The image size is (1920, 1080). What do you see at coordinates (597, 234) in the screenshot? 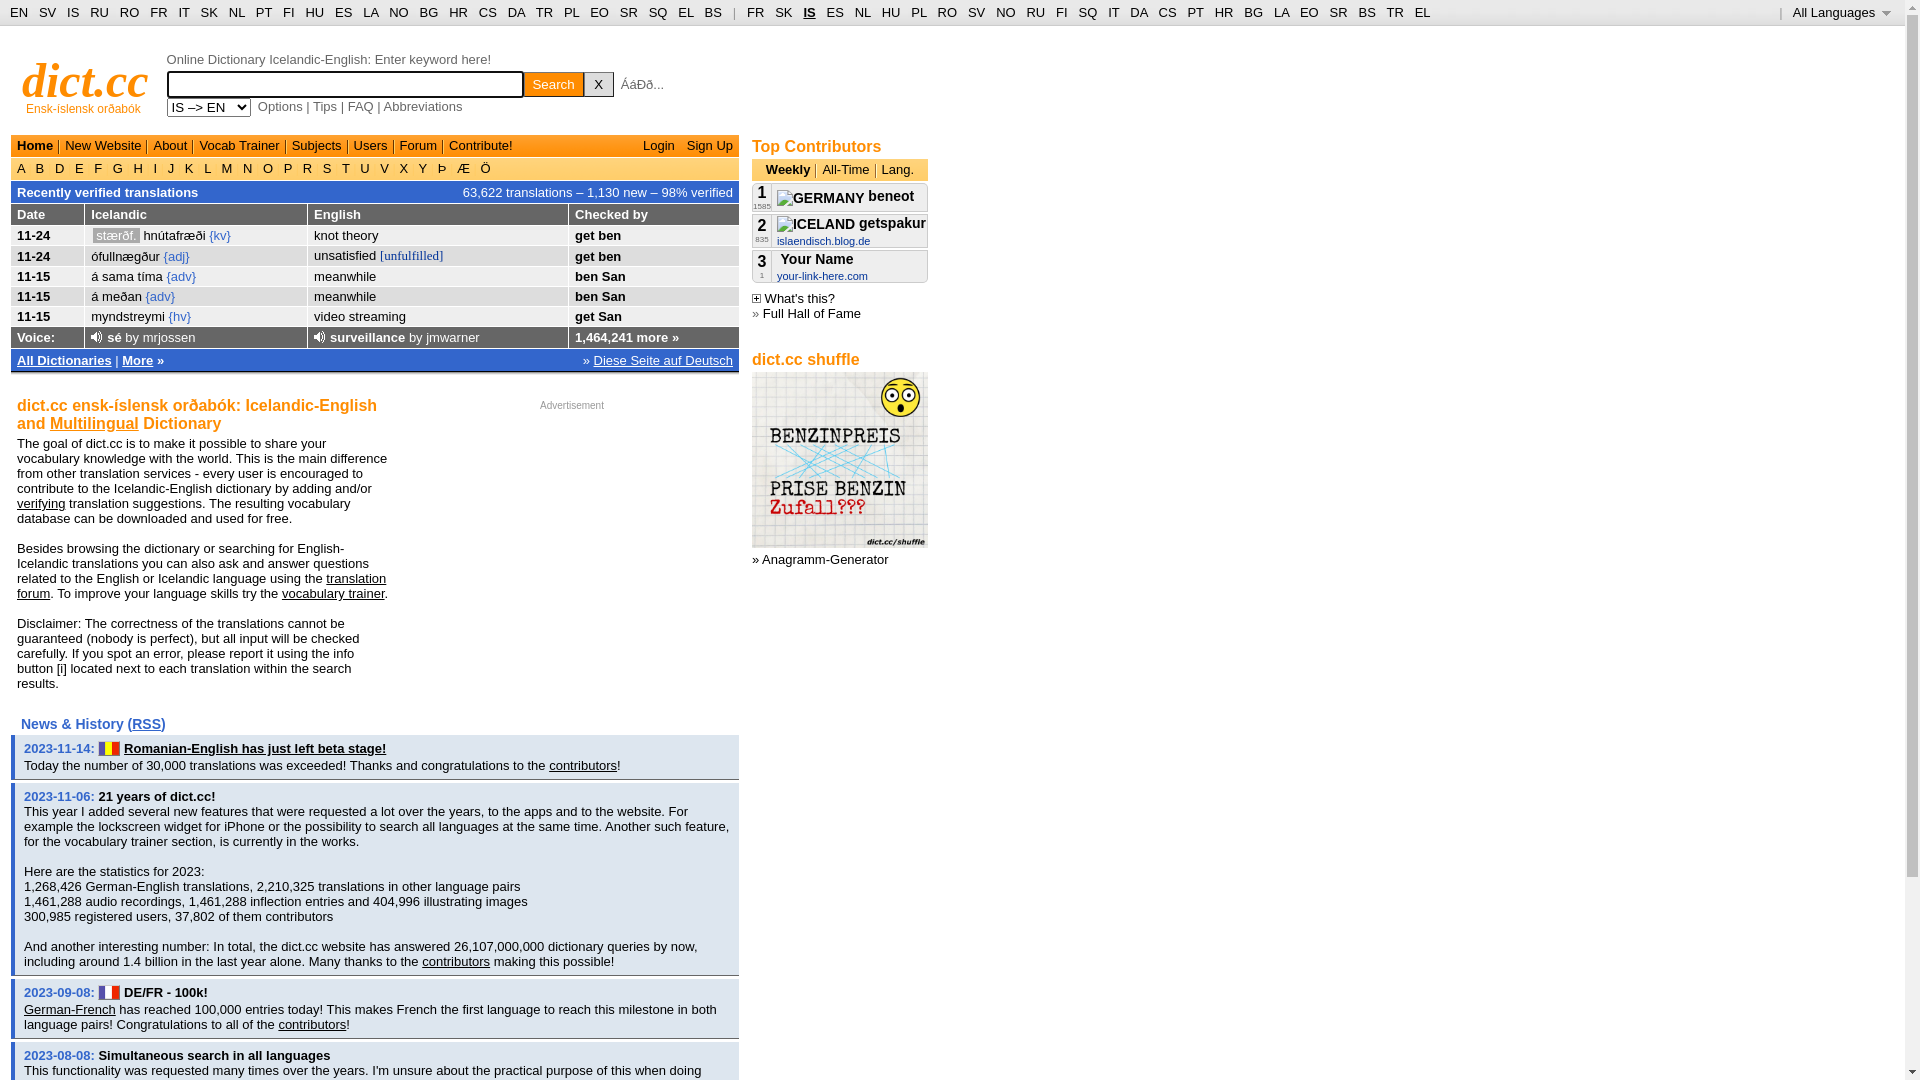
I see `'ben'` at bounding box center [597, 234].